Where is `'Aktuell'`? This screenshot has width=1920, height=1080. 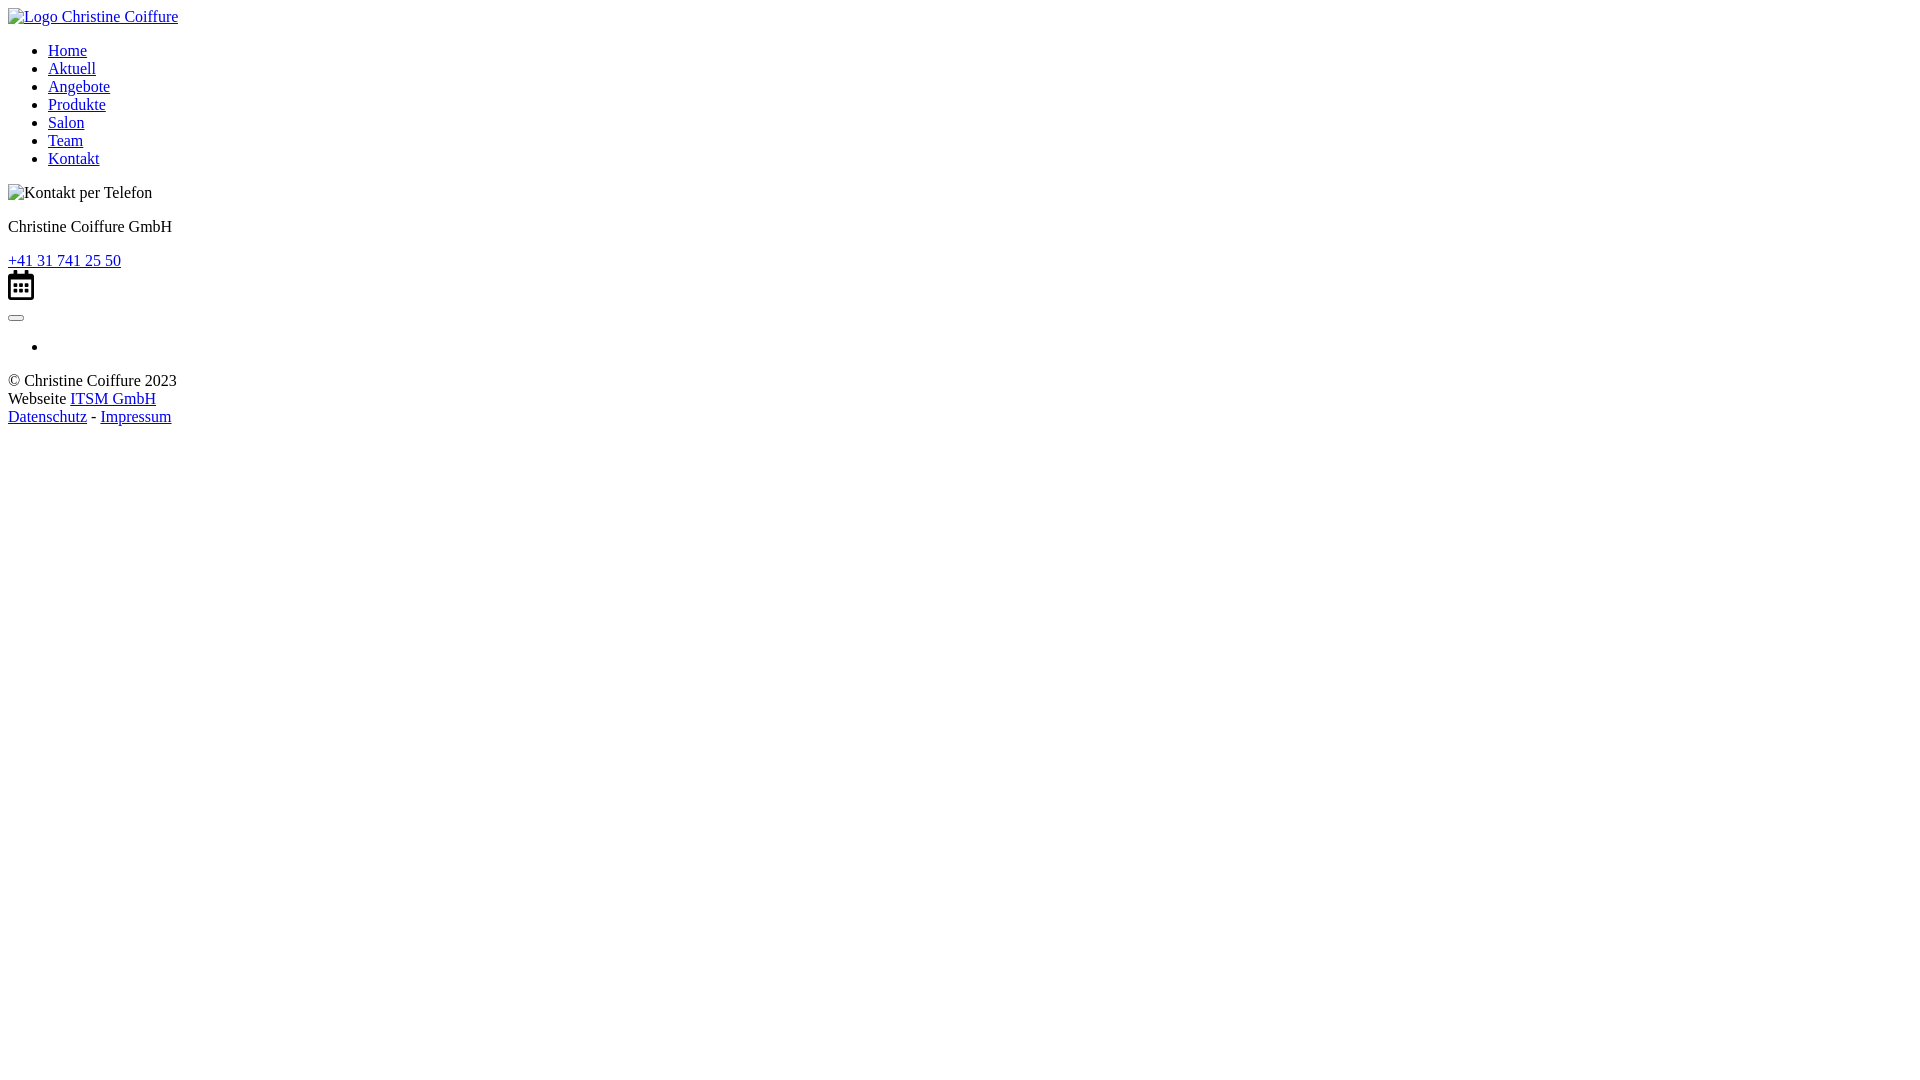 'Aktuell' is located at coordinates (48, 67).